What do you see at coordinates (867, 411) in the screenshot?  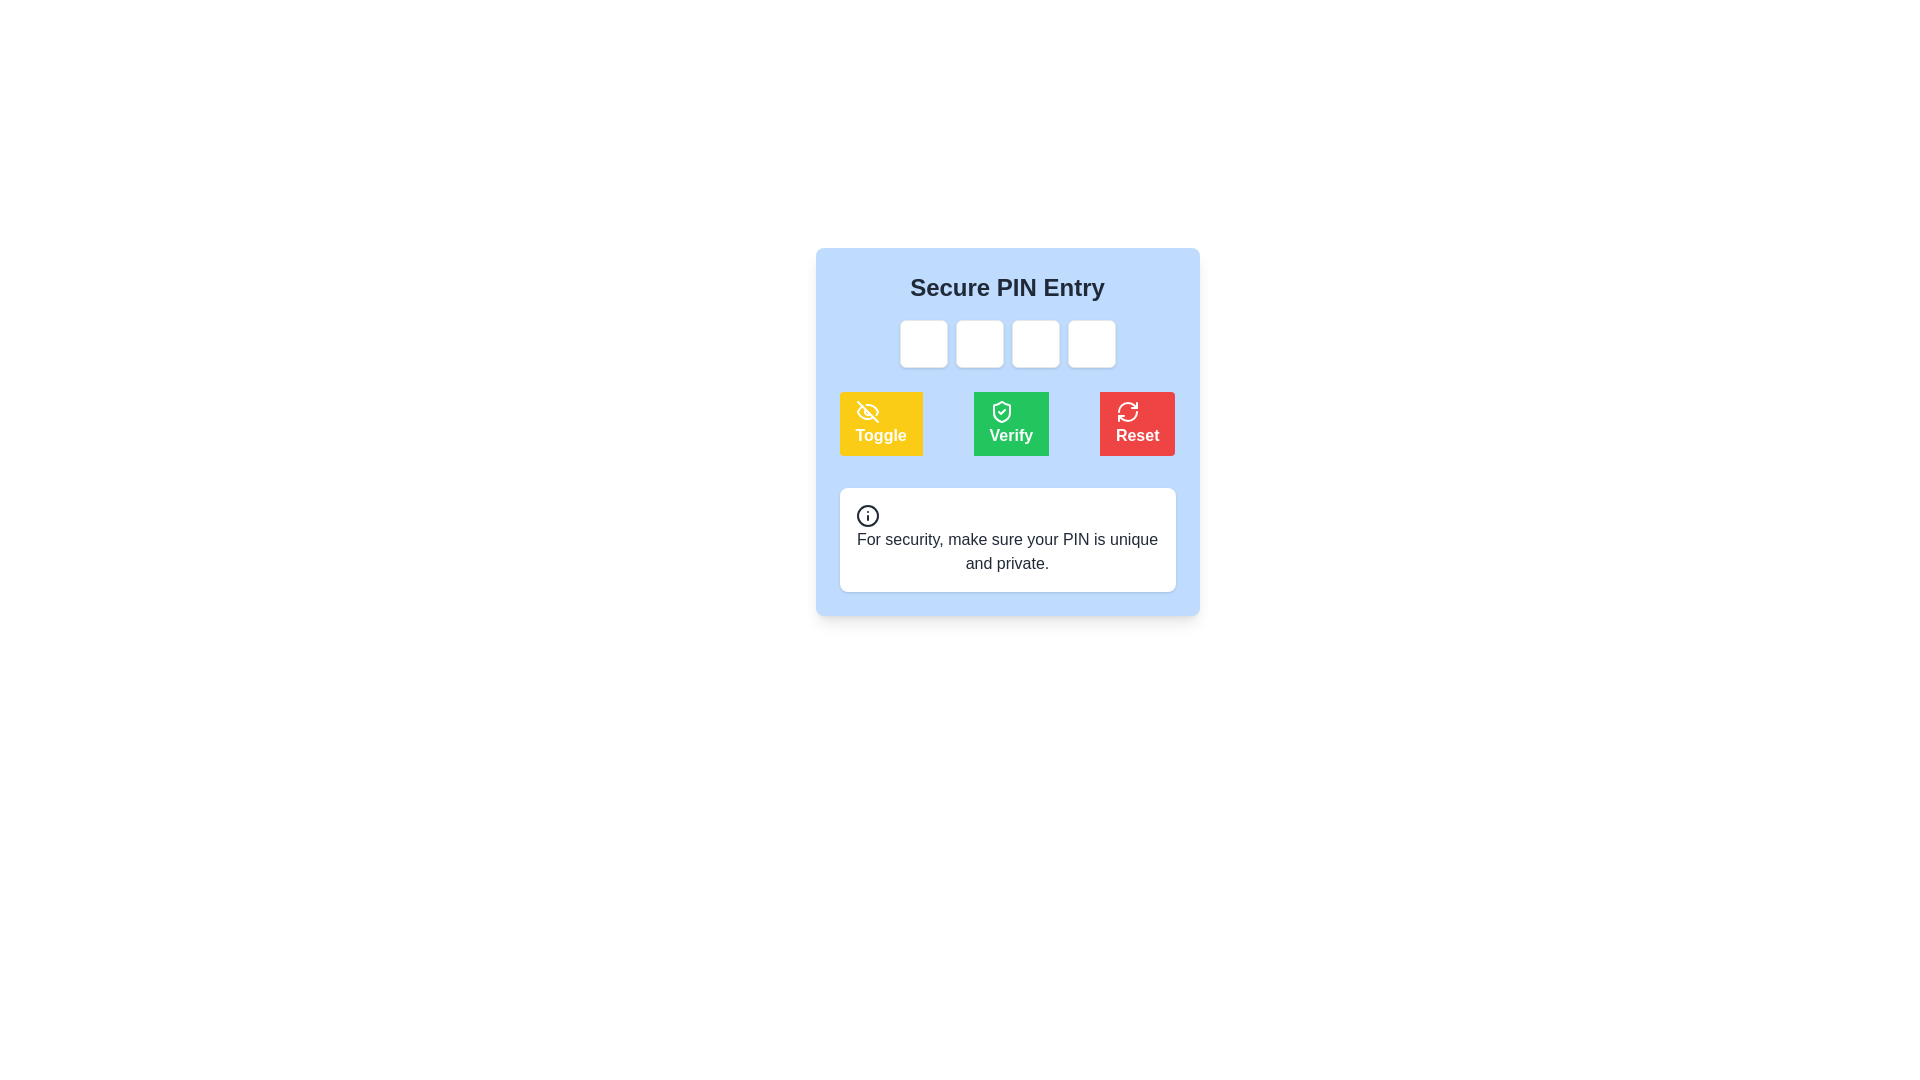 I see `the toggle button icon that resembles a diagonal line cross stroke, located` at bounding box center [867, 411].